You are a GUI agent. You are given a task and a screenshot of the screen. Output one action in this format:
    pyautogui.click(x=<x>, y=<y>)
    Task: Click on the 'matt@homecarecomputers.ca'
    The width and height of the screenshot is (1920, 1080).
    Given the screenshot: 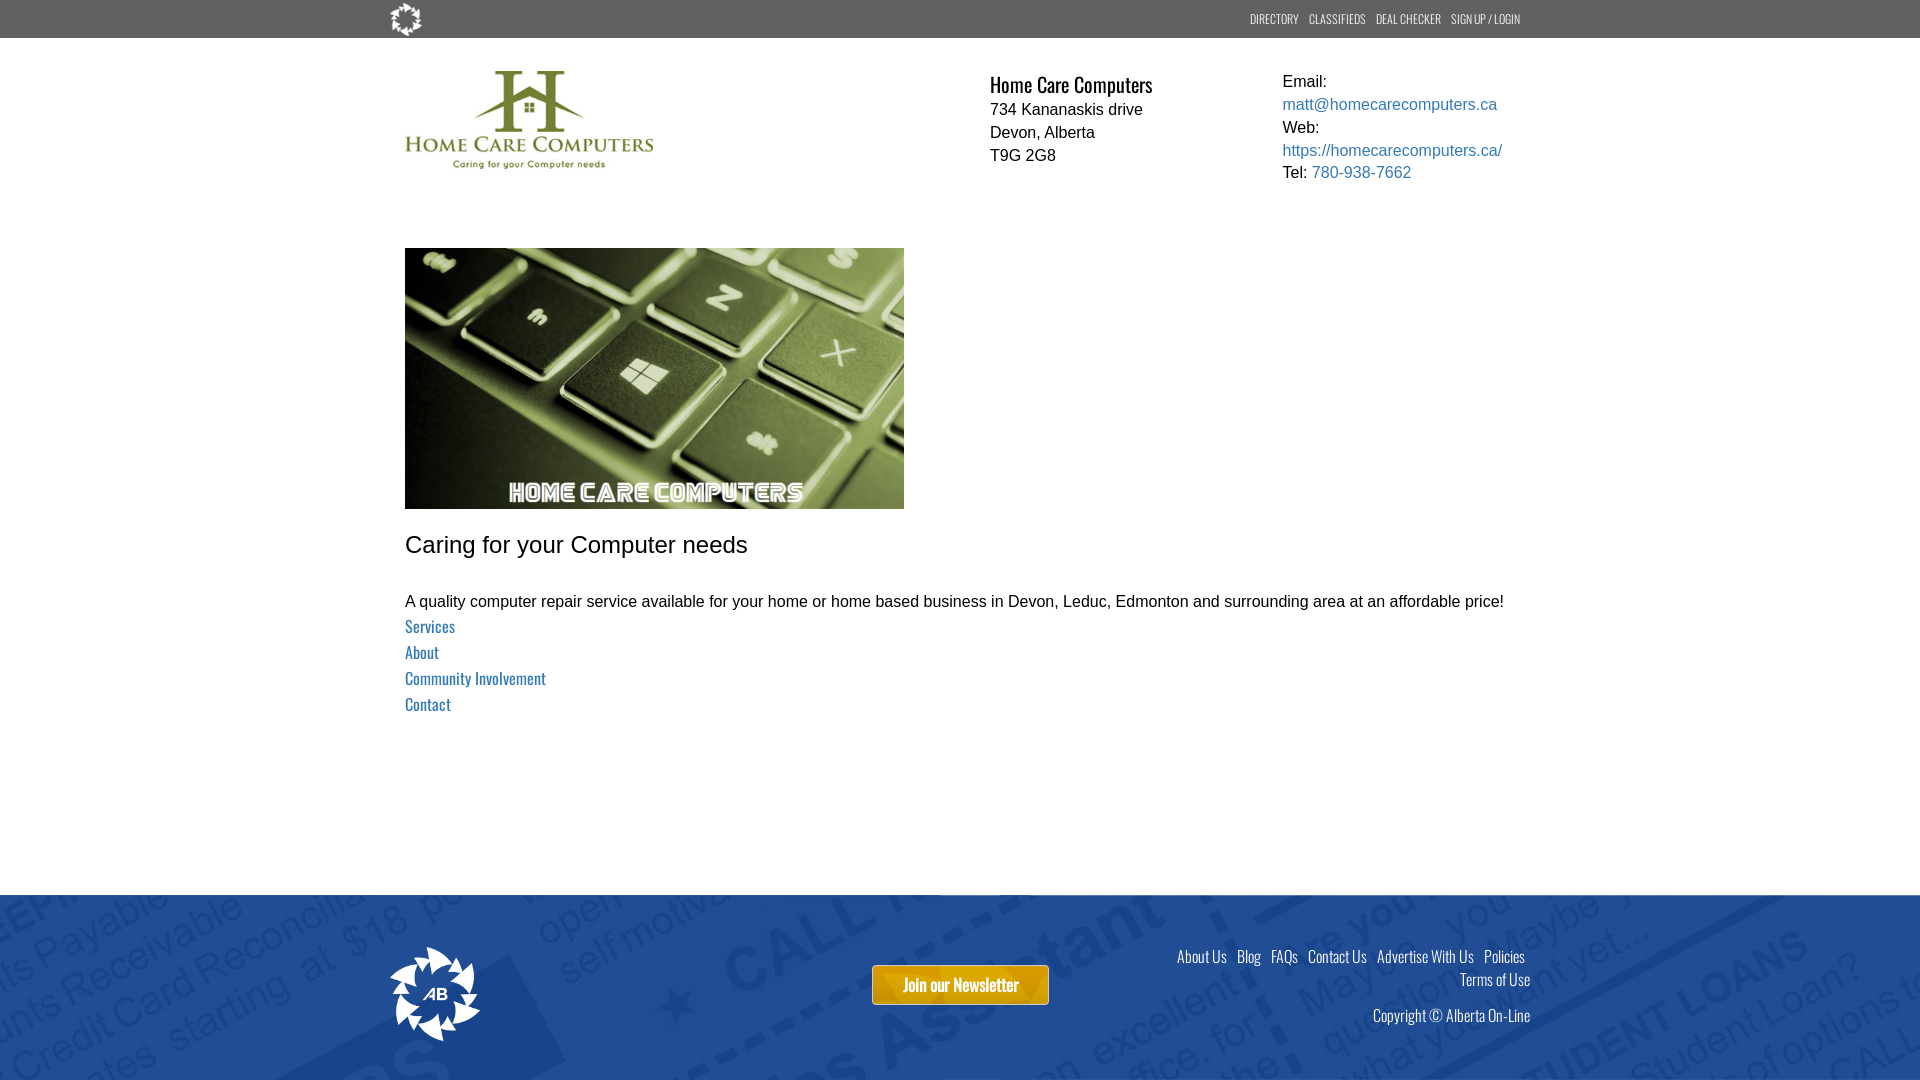 What is the action you would take?
    pyautogui.click(x=1388, y=104)
    